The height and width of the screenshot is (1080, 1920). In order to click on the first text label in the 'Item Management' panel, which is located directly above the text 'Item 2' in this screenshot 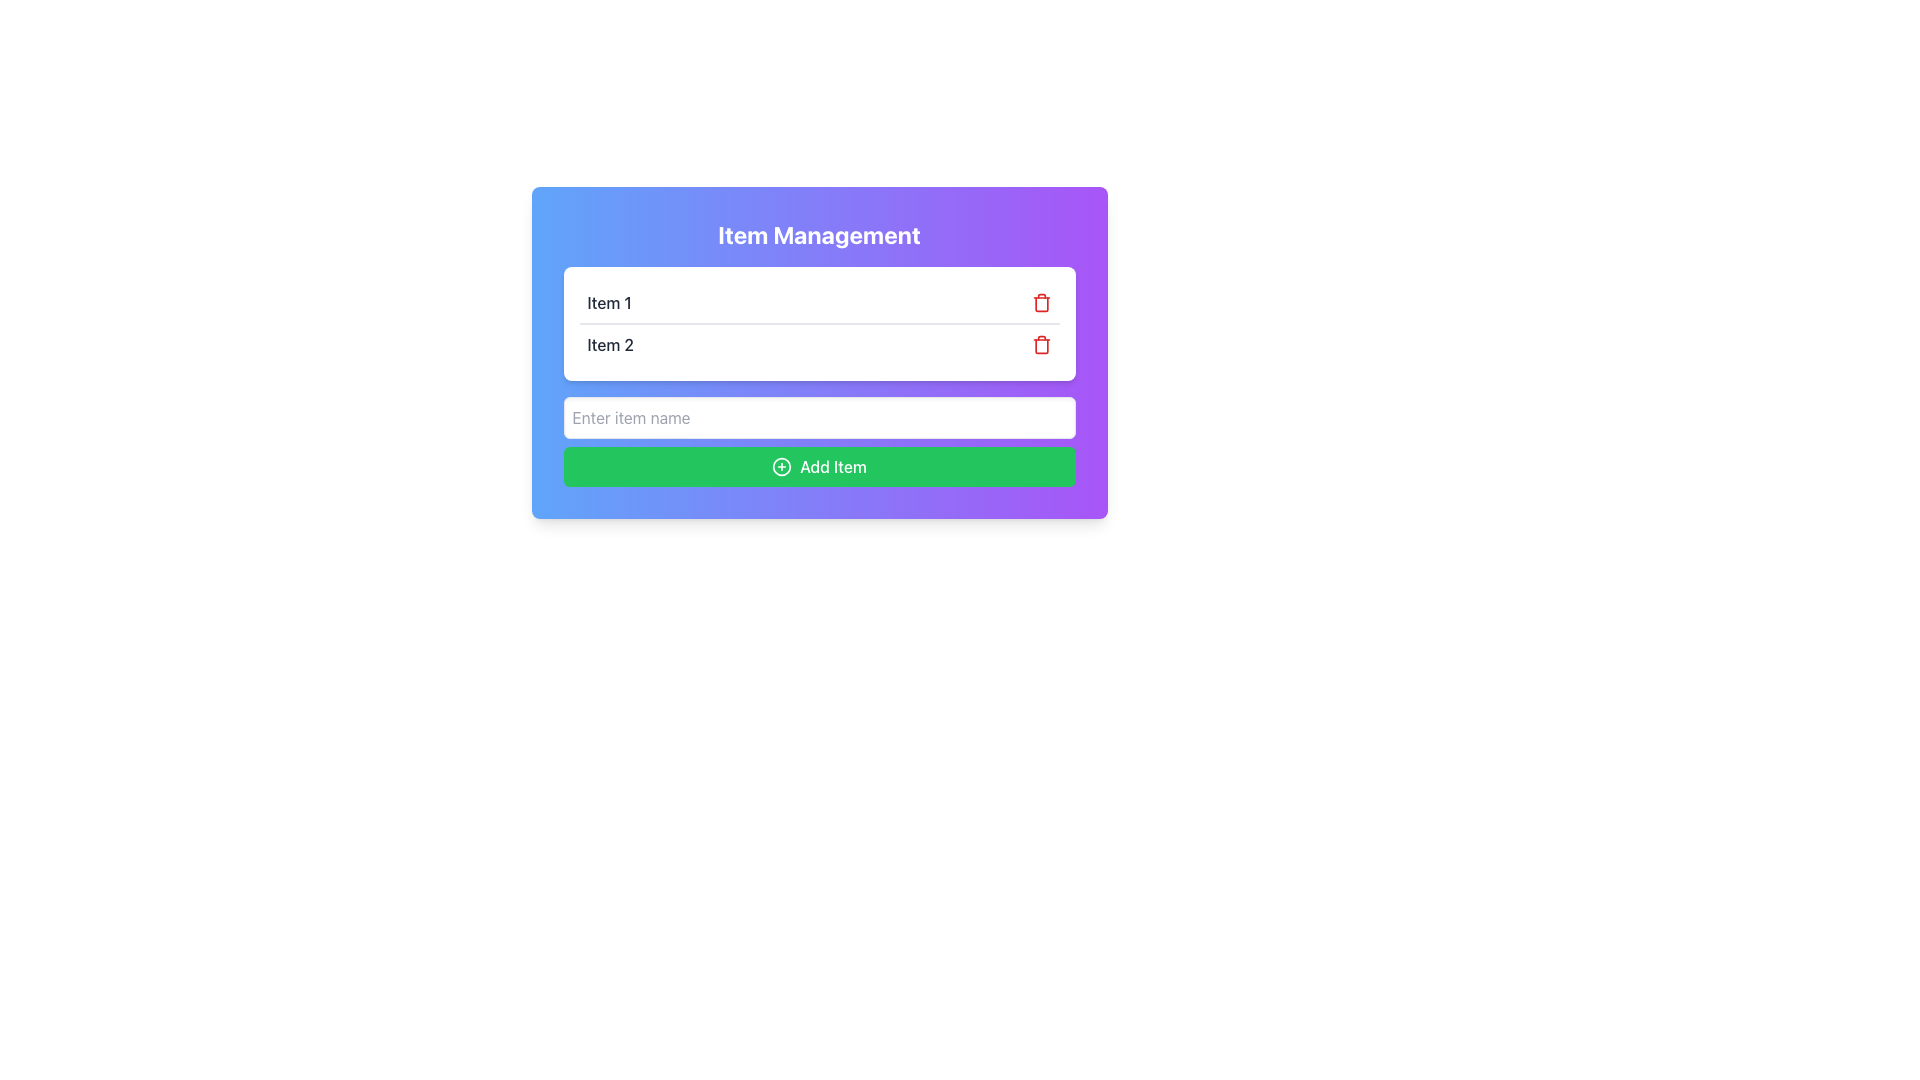, I will do `click(608, 303)`.